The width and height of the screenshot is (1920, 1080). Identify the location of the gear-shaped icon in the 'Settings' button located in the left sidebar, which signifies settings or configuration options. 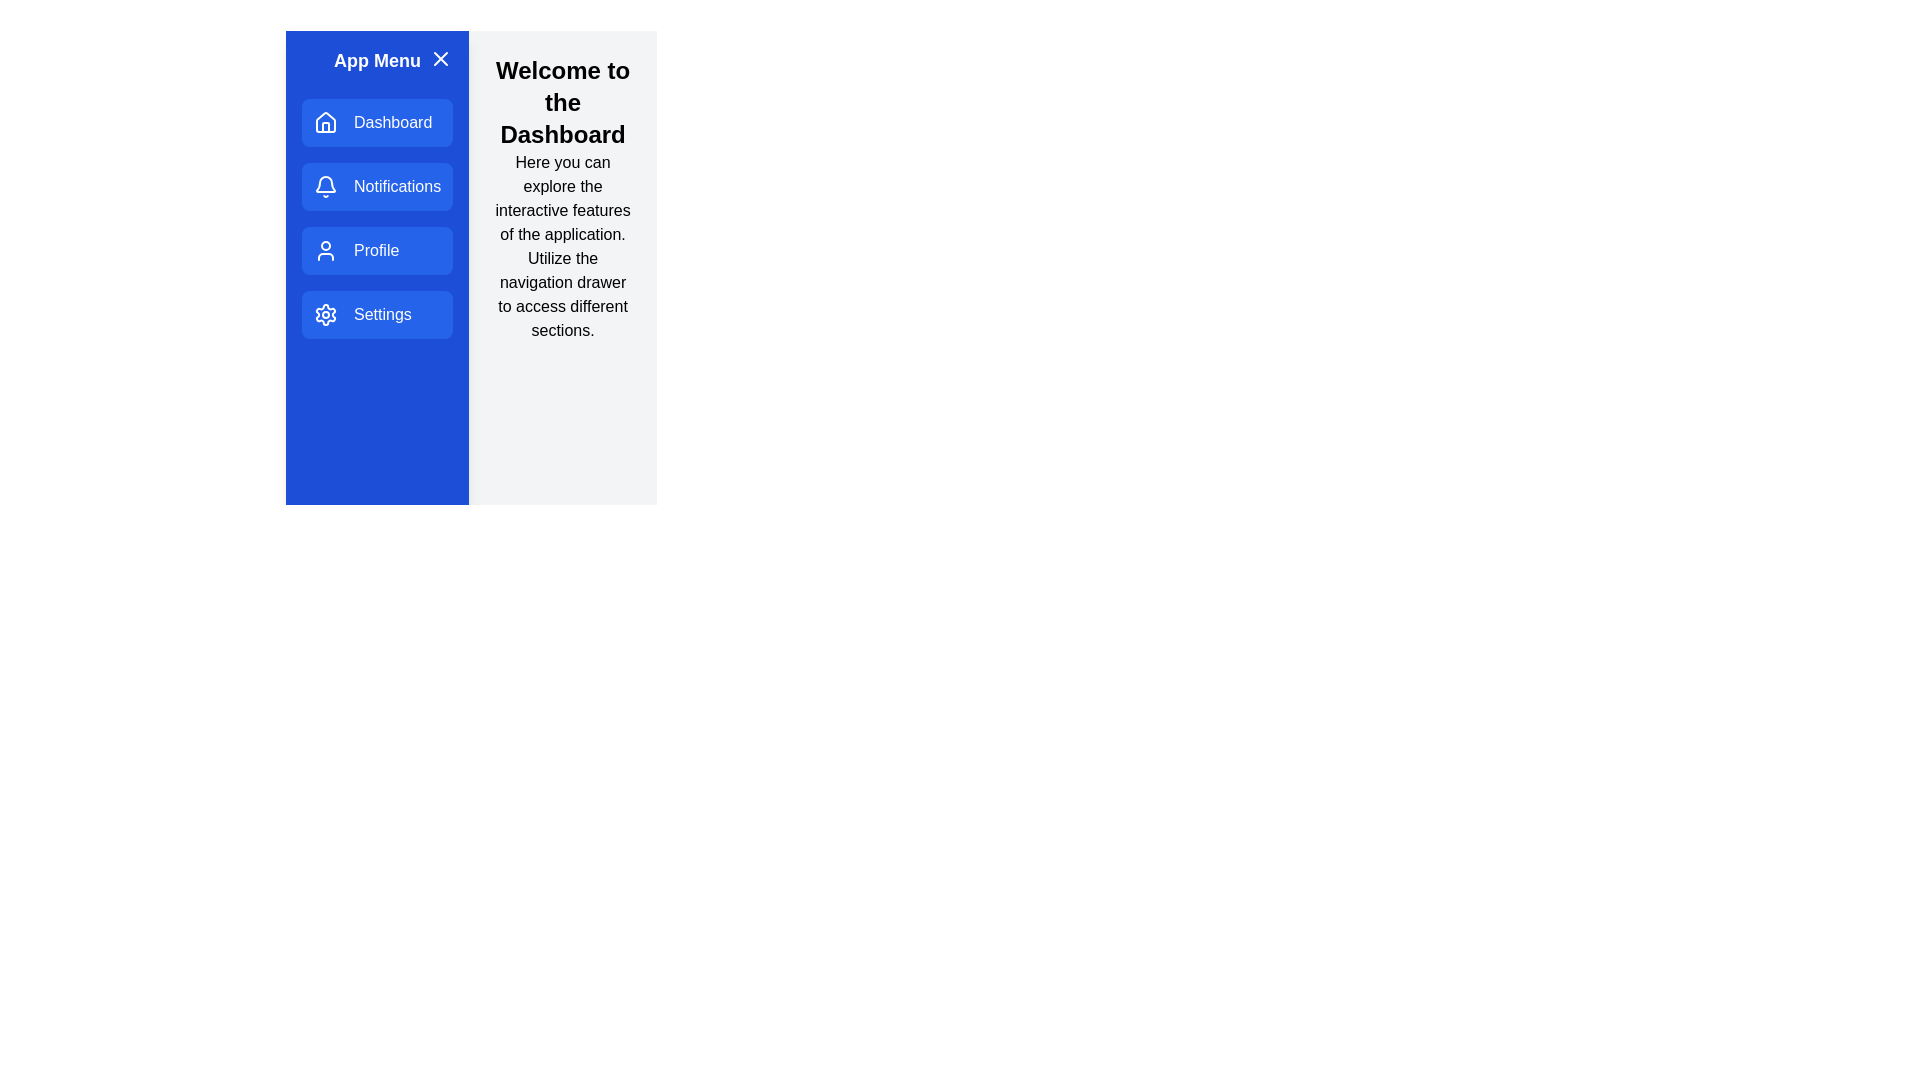
(326, 315).